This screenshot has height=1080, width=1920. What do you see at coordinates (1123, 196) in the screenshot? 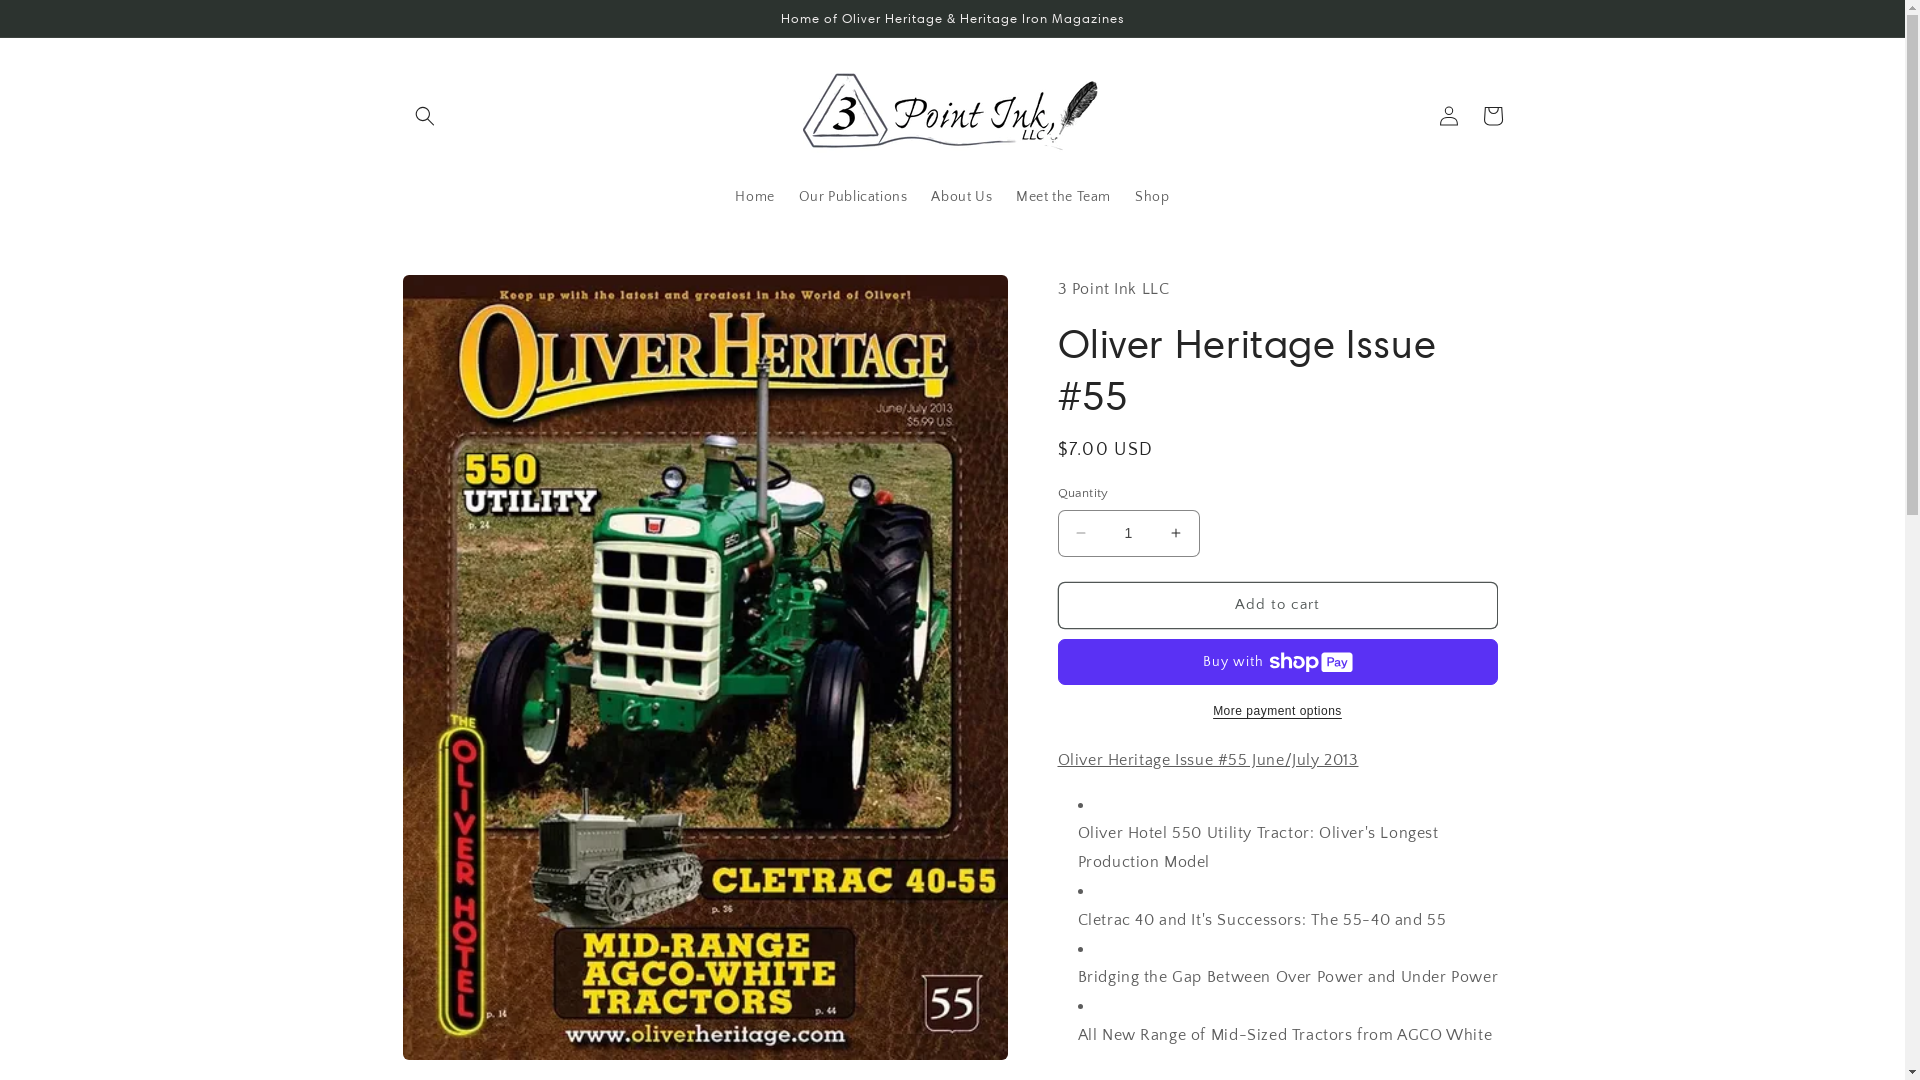
I see `'Shop'` at bounding box center [1123, 196].